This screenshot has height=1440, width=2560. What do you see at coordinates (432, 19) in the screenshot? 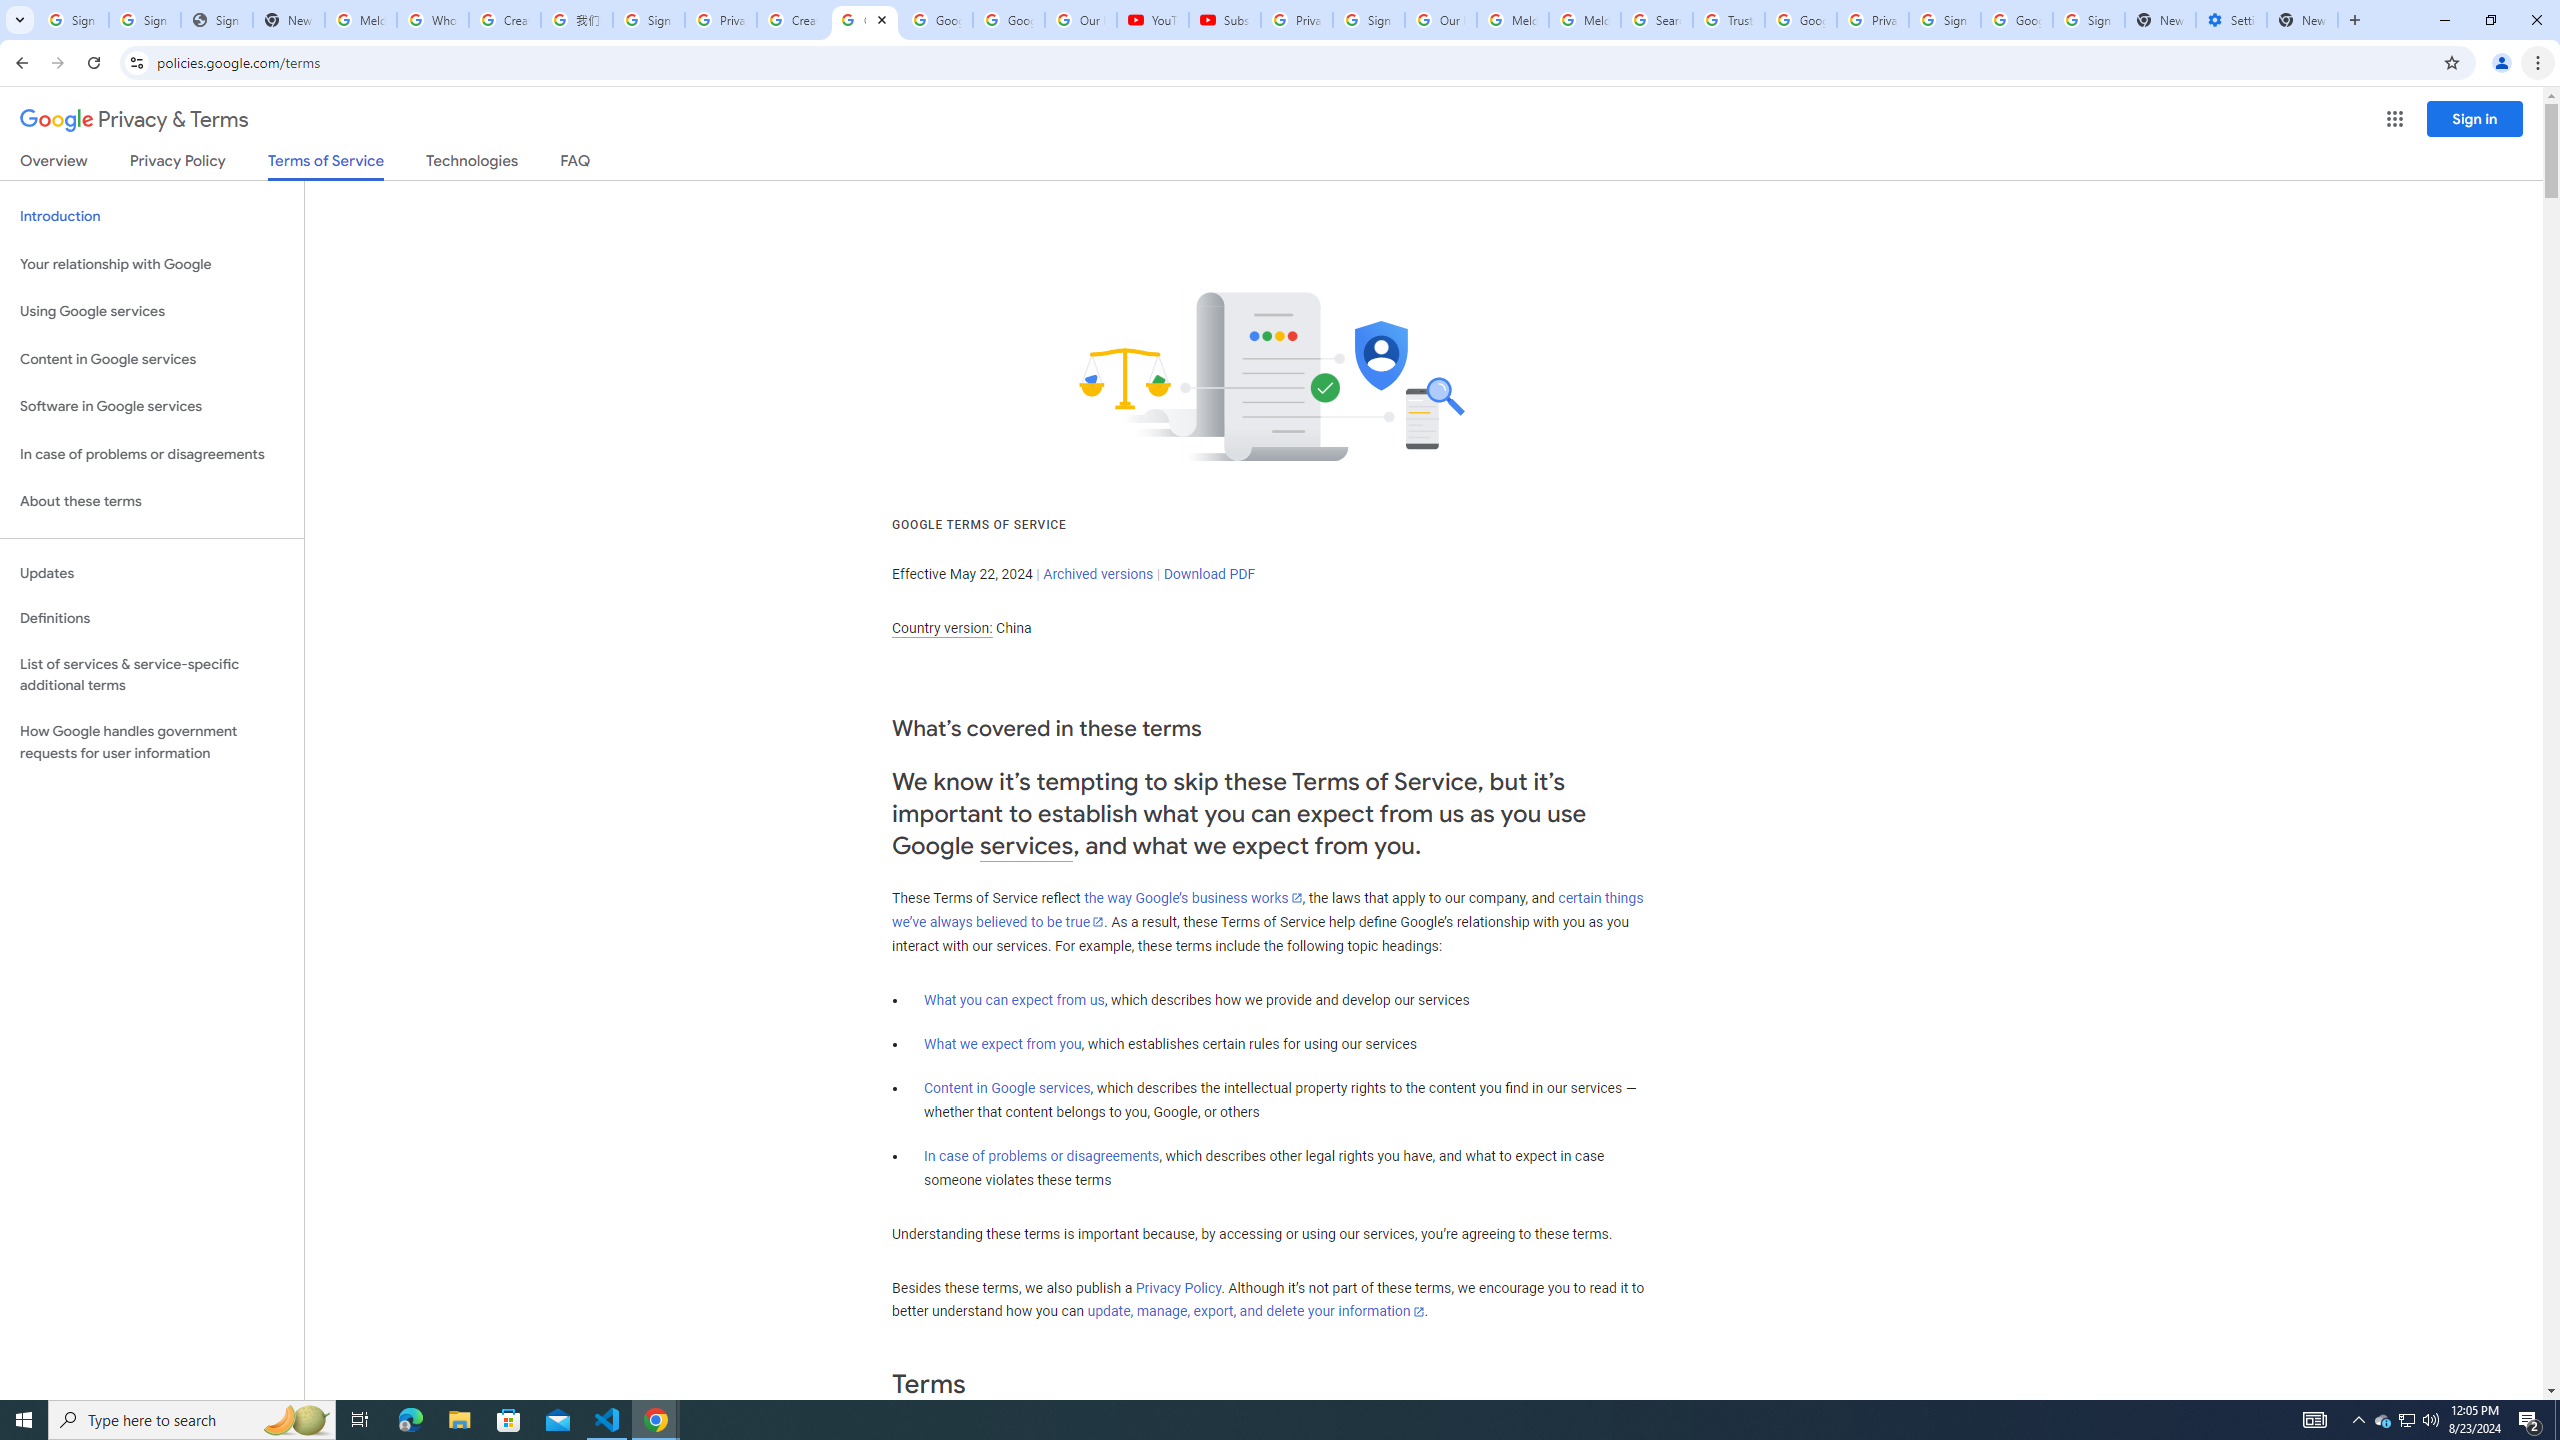
I see `'Who is my administrator? - Google Account Help'` at bounding box center [432, 19].